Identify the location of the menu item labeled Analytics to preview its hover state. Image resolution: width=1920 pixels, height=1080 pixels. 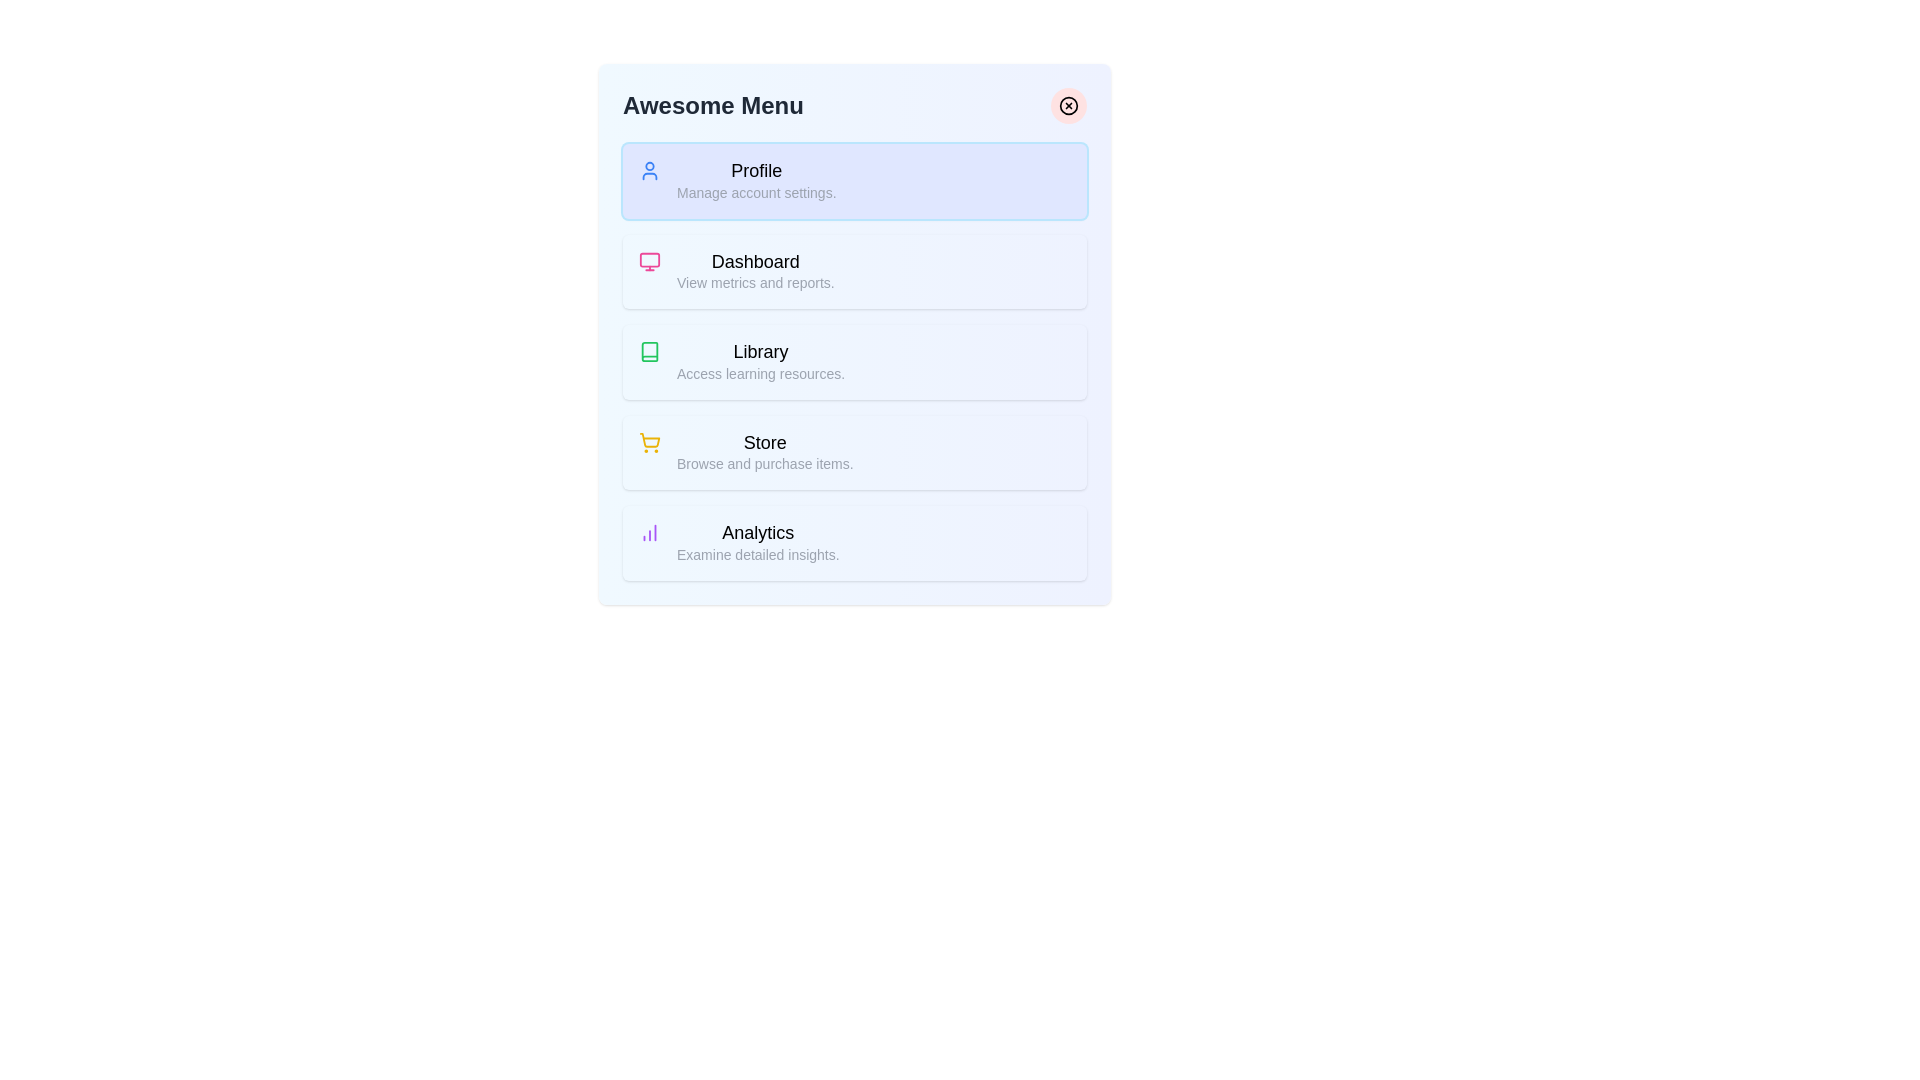
(854, 543).